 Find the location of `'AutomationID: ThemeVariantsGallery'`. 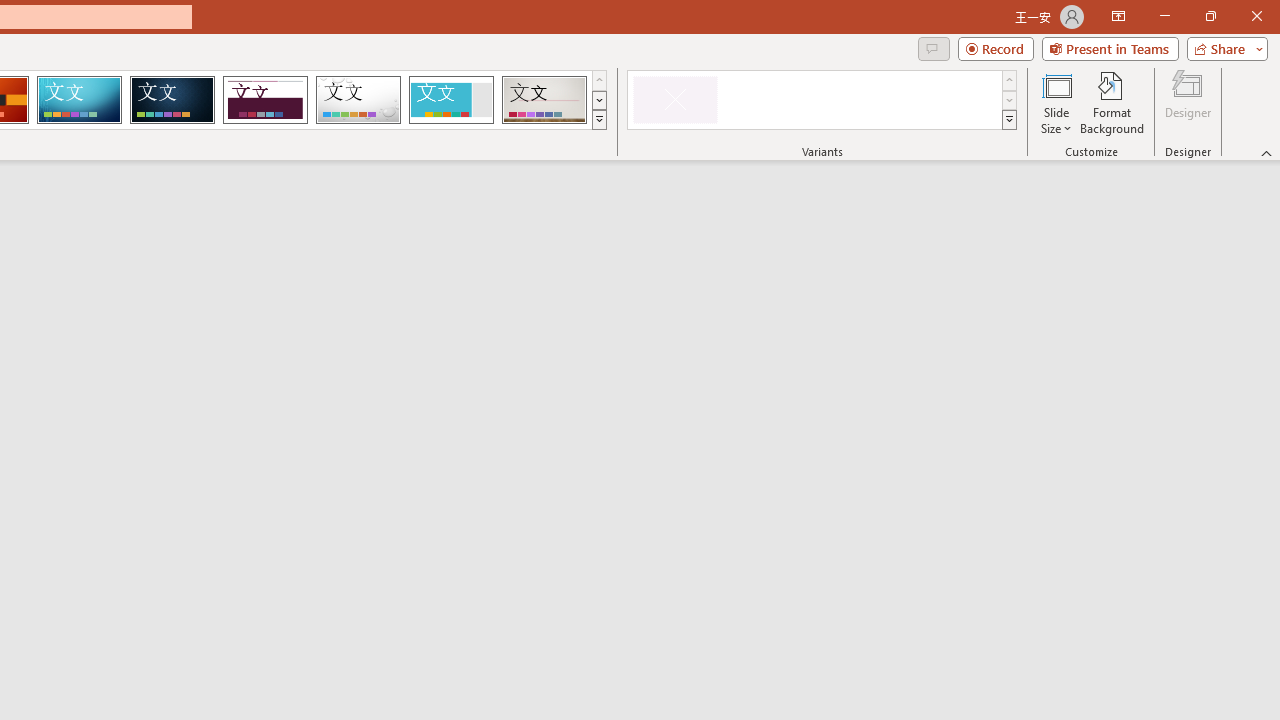

'AutomationID: ThemeVariantsGallery' is located at coordinates (823, 100).